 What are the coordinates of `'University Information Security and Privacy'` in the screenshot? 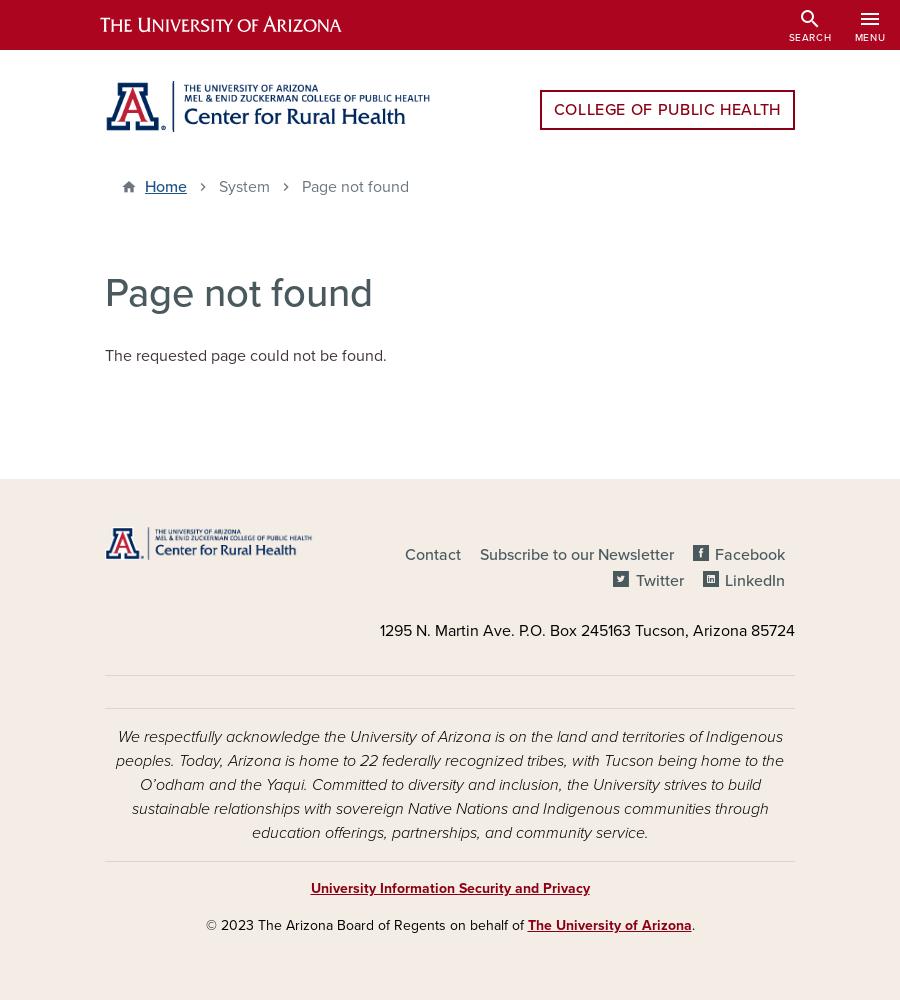 It's located at (449, 888).